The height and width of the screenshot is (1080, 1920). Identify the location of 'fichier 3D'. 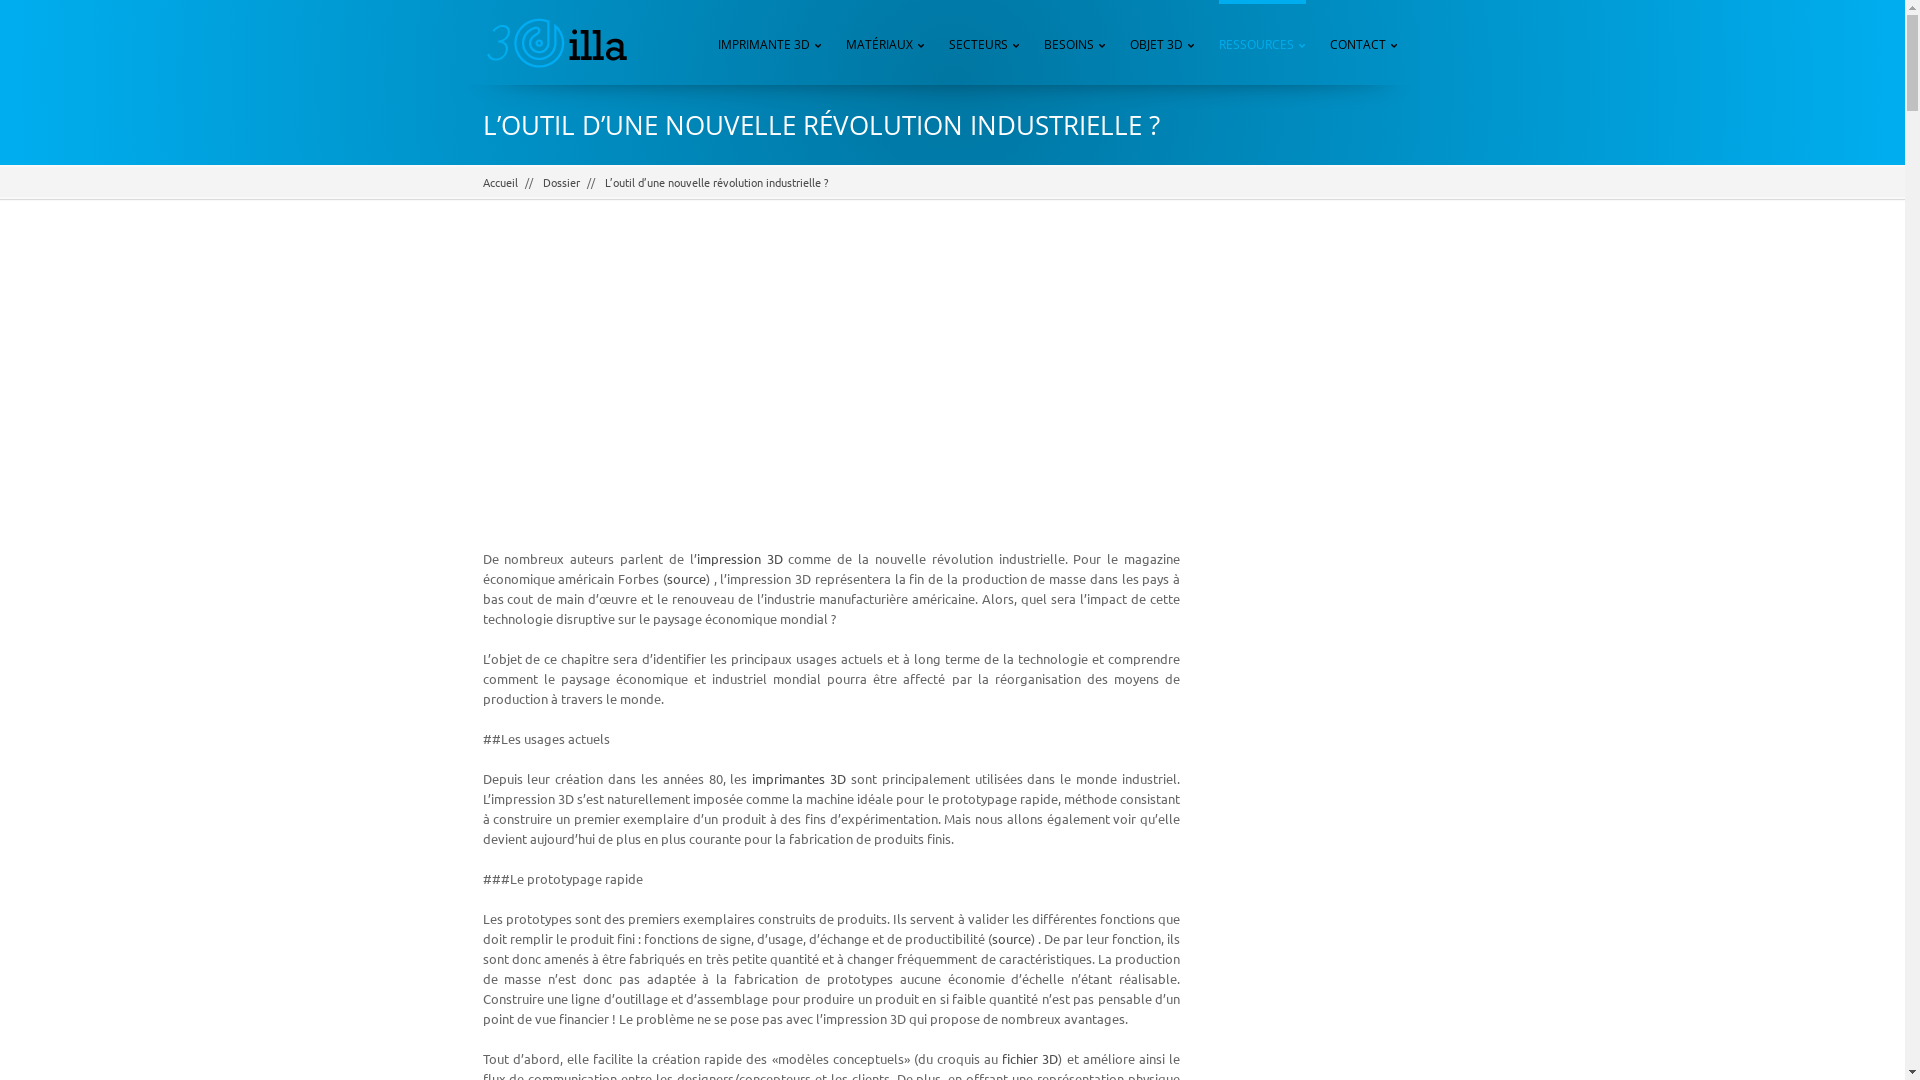
(1002, 1057).